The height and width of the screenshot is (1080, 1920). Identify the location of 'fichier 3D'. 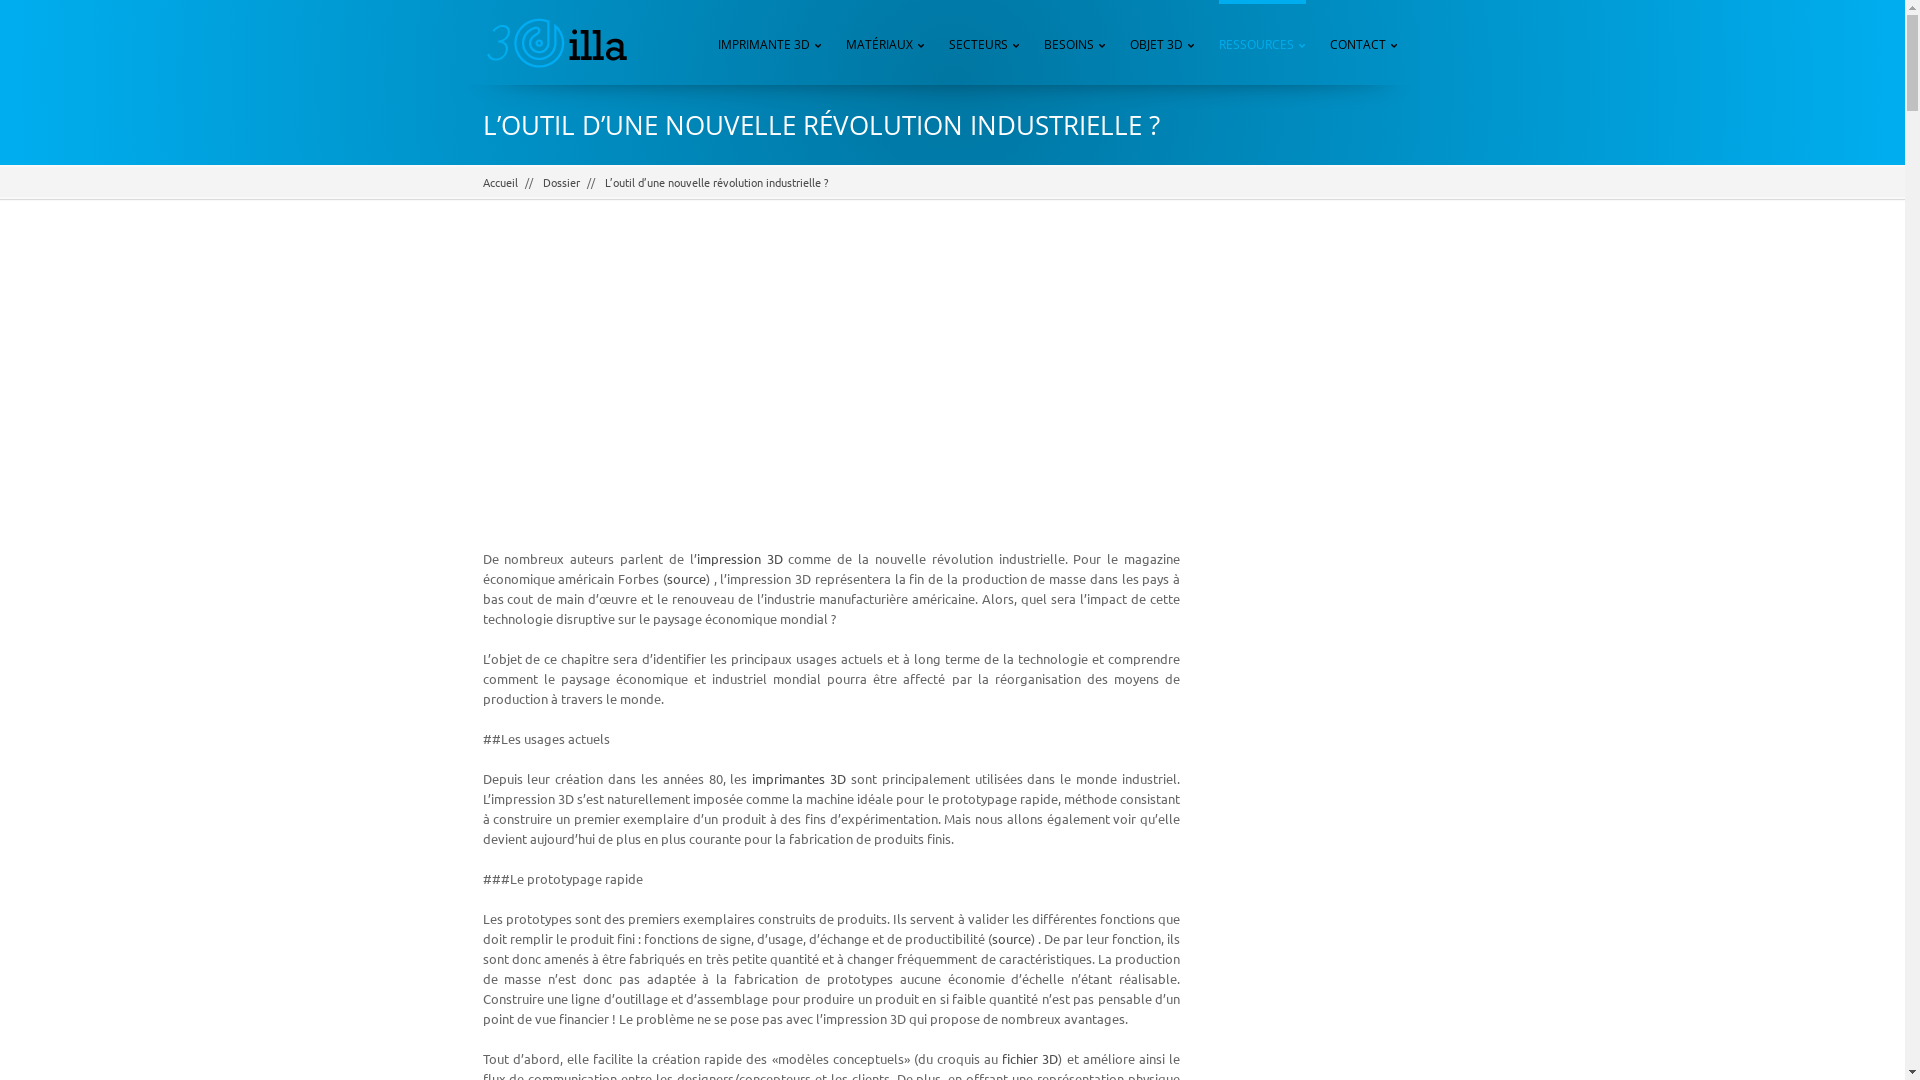
(1002, 1057).